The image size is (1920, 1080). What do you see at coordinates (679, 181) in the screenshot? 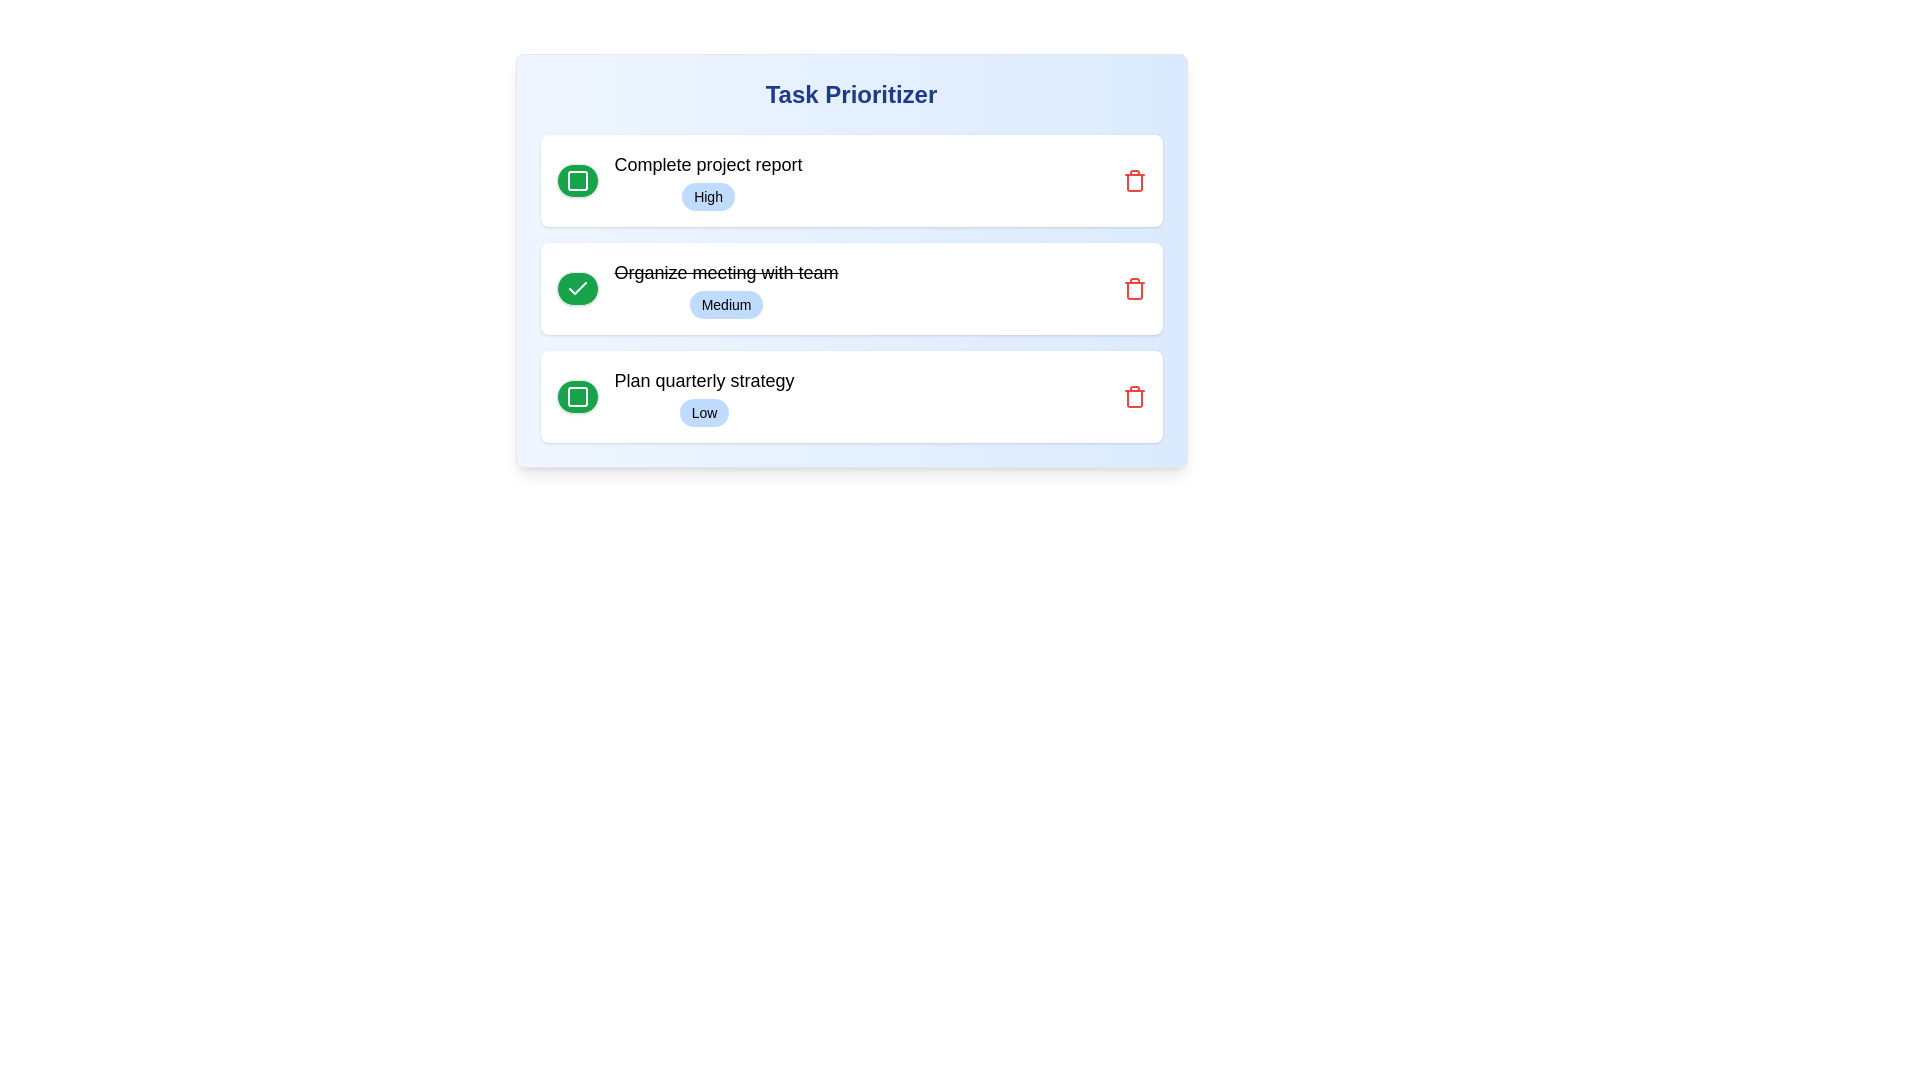
I see `the interactive area surrounding the text label 'Complete project report' with the 'High' badge, which is the first item in the task list under 'Task Prioritizer'` at bounding box center [679, 181].